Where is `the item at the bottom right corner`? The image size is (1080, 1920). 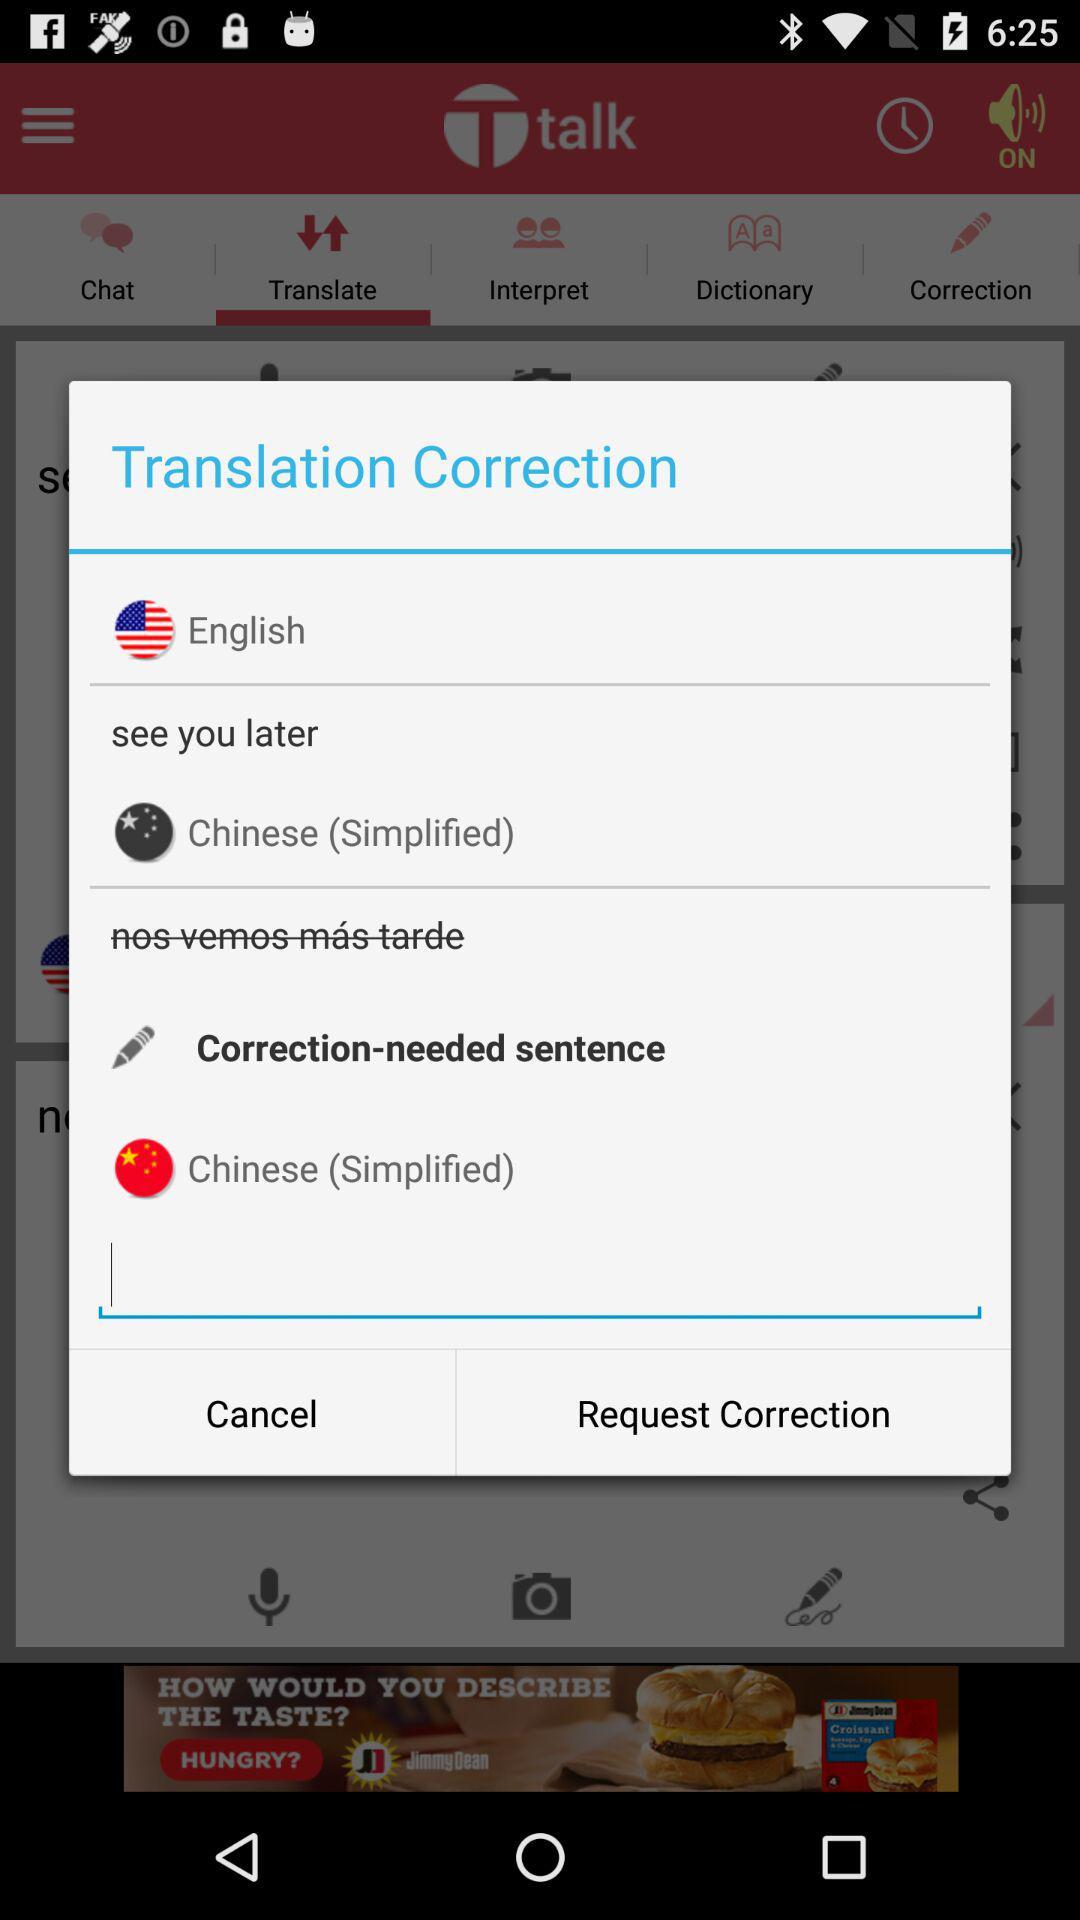 the item at the bottom right corner is located at coordinates (733, 1411).